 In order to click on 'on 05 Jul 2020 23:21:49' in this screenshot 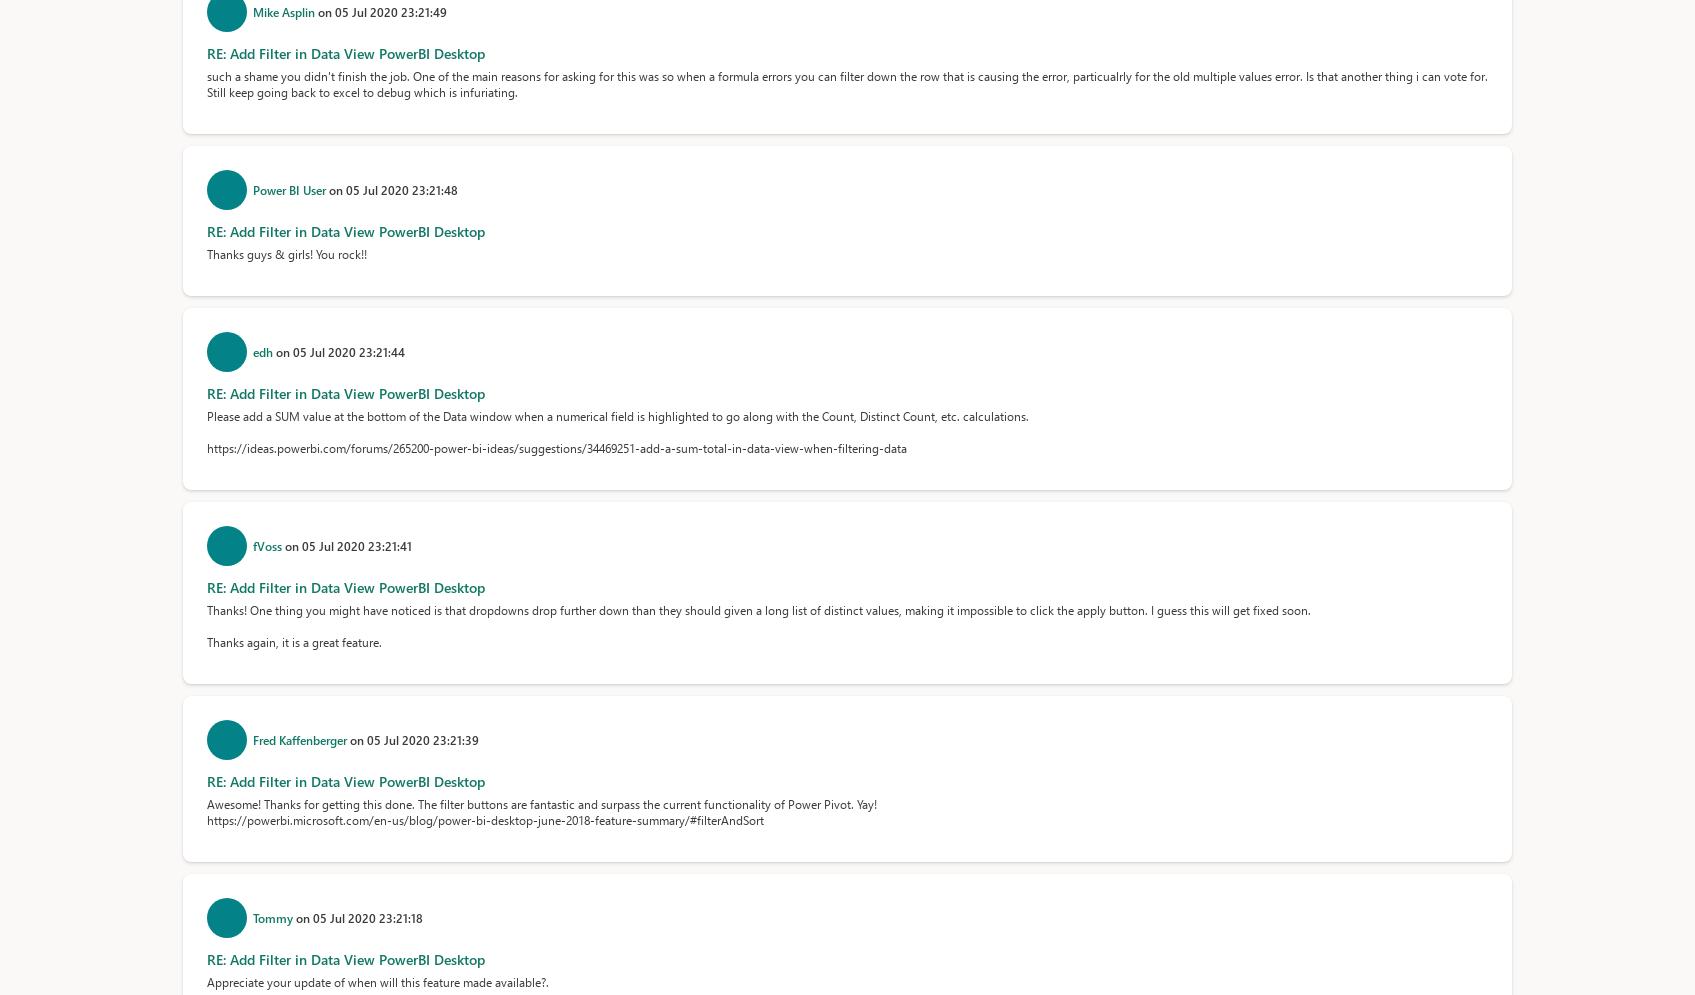, I will do `click(380, 12)`.